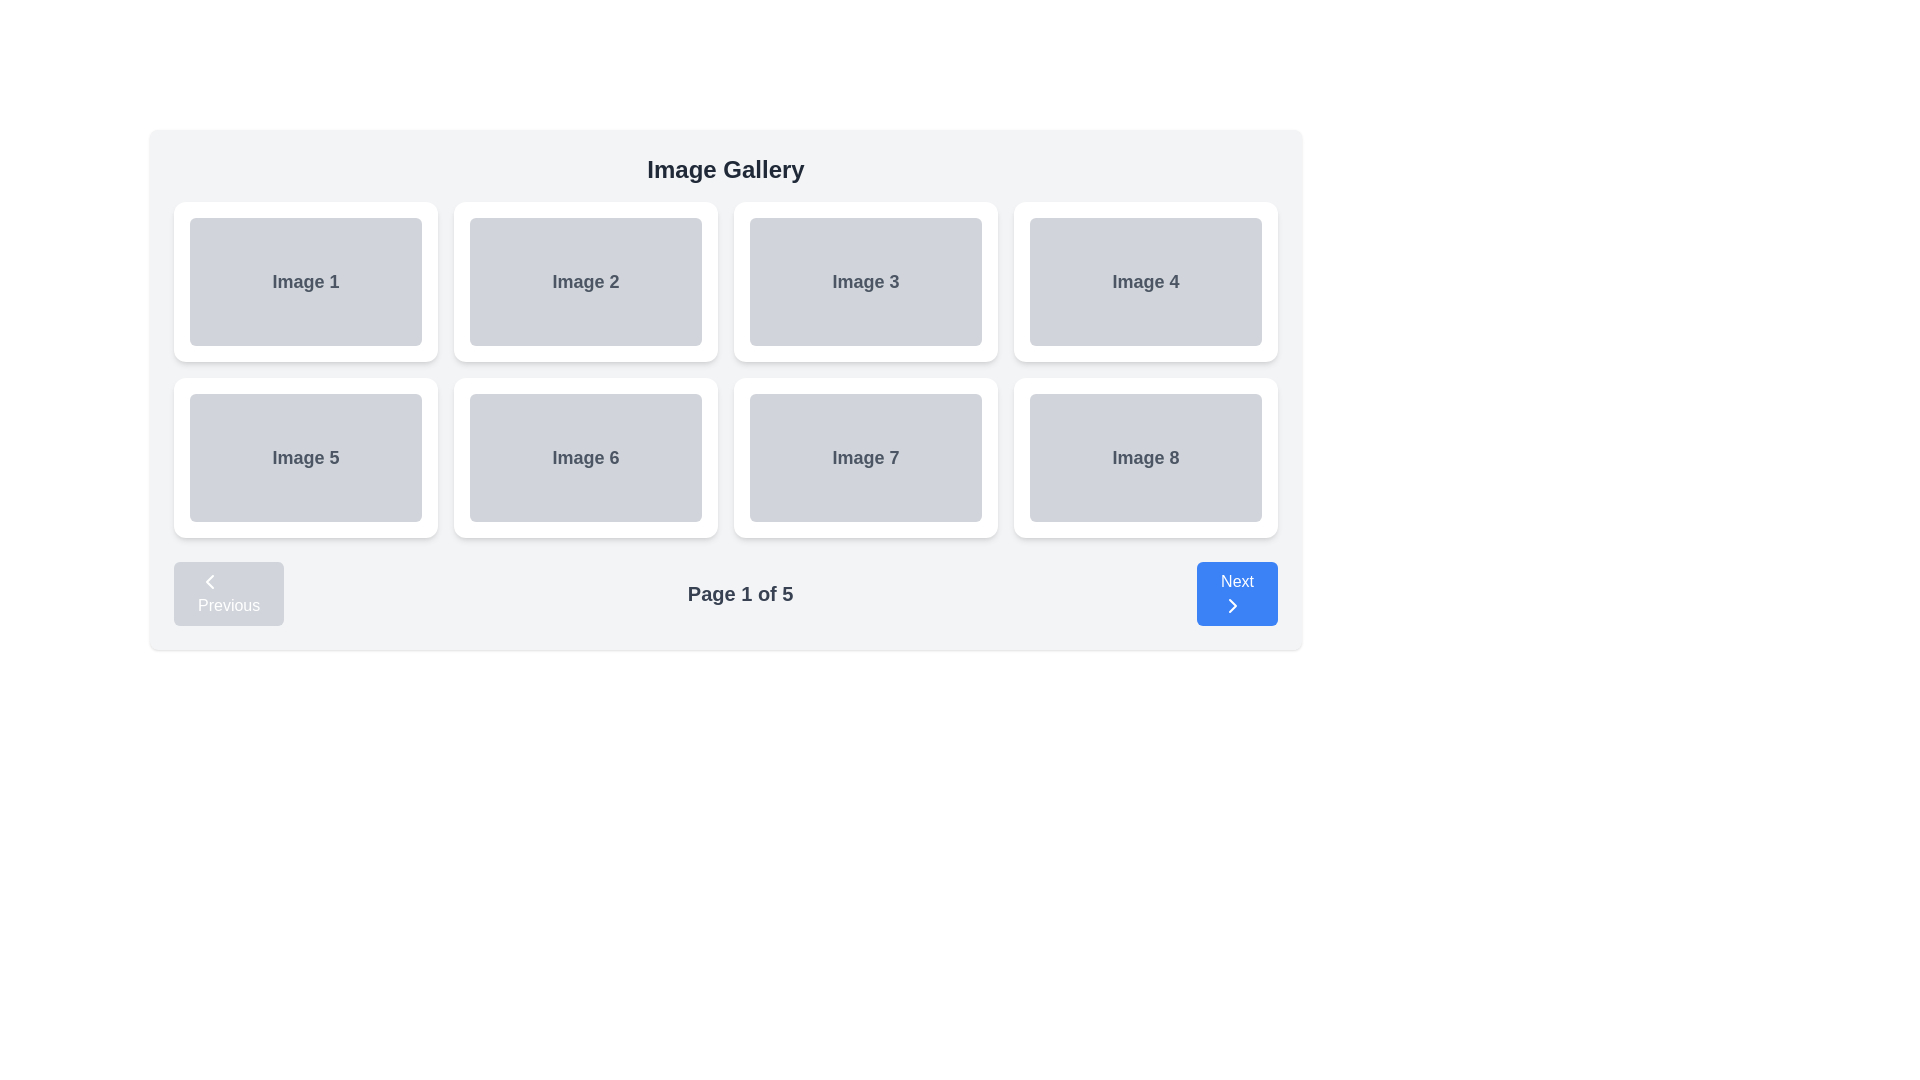  I want to click on the text label 'Image 4' which is styled in bold, gray font and located on a light gray background in the top-right corner of the gallery interface, so click(1146, 281).